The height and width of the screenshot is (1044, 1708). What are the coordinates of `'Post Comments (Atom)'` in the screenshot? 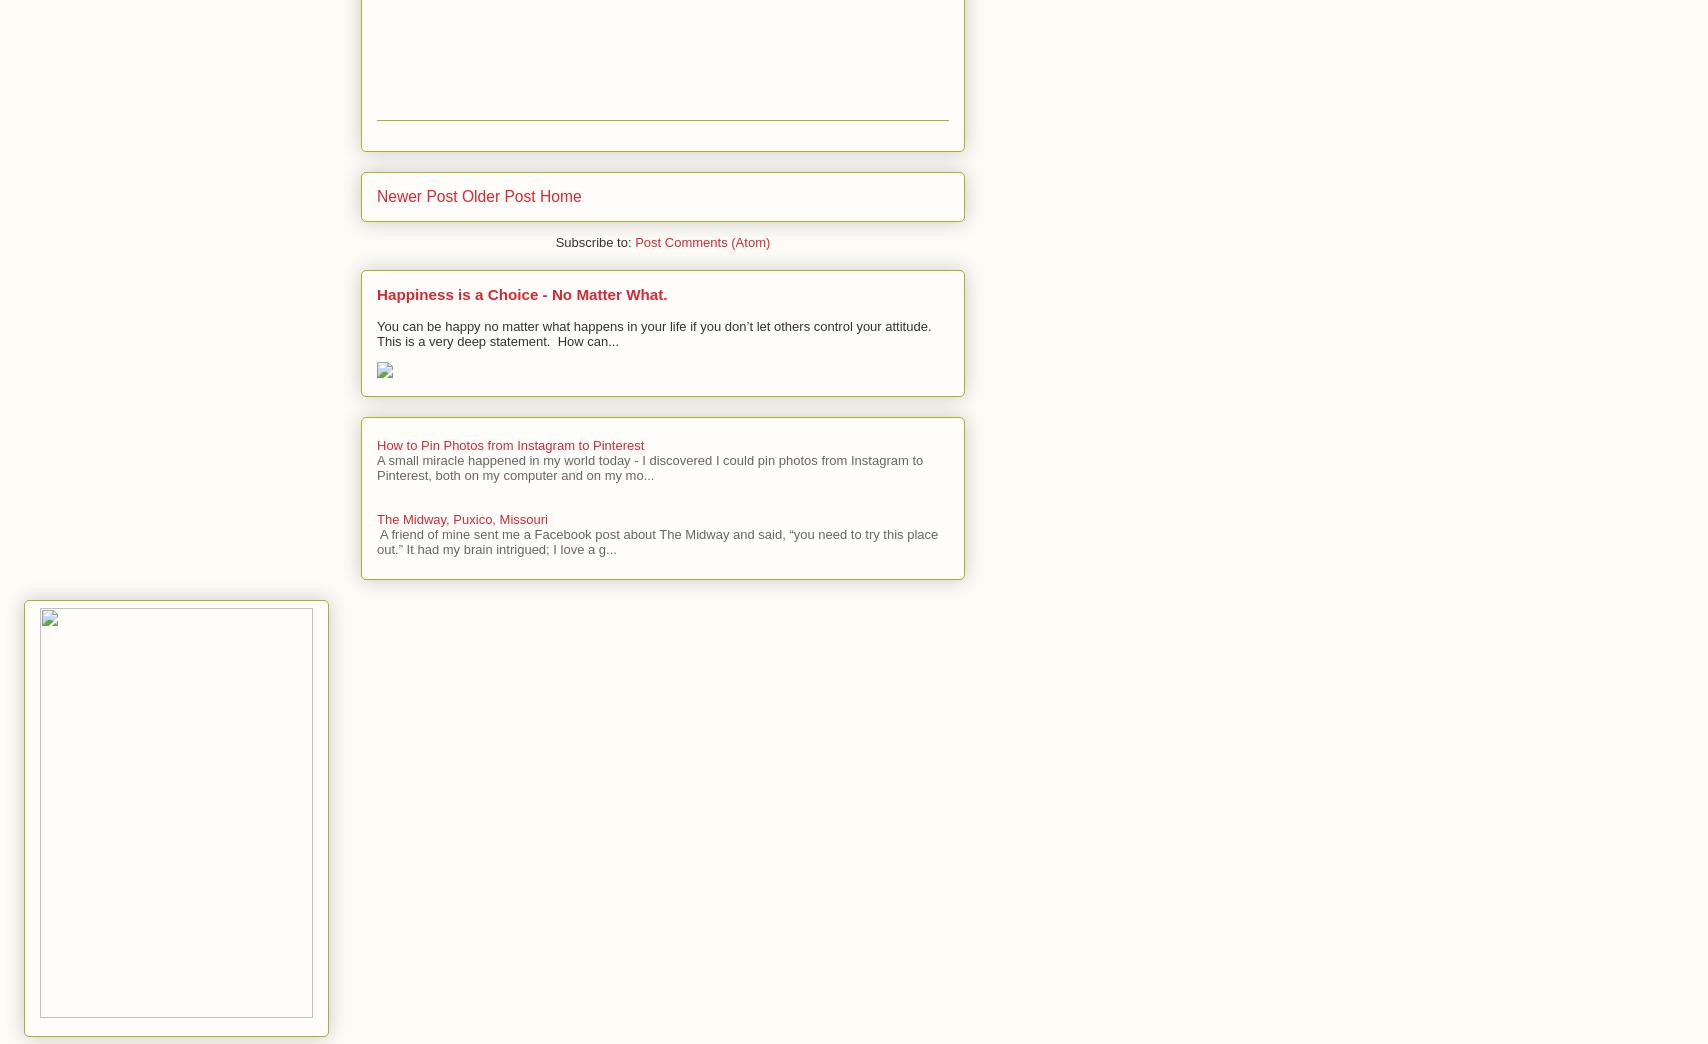 It's located at (702, 242).